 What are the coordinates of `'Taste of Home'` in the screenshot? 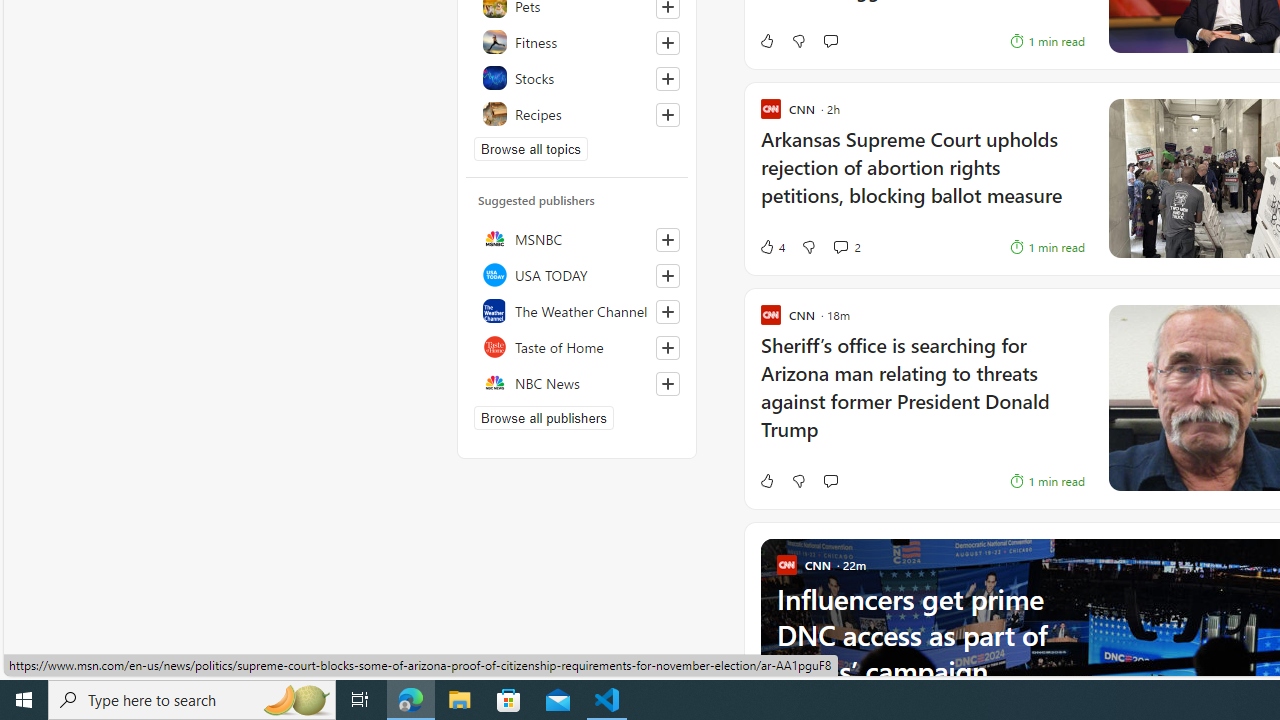 It's located at (576, 346).